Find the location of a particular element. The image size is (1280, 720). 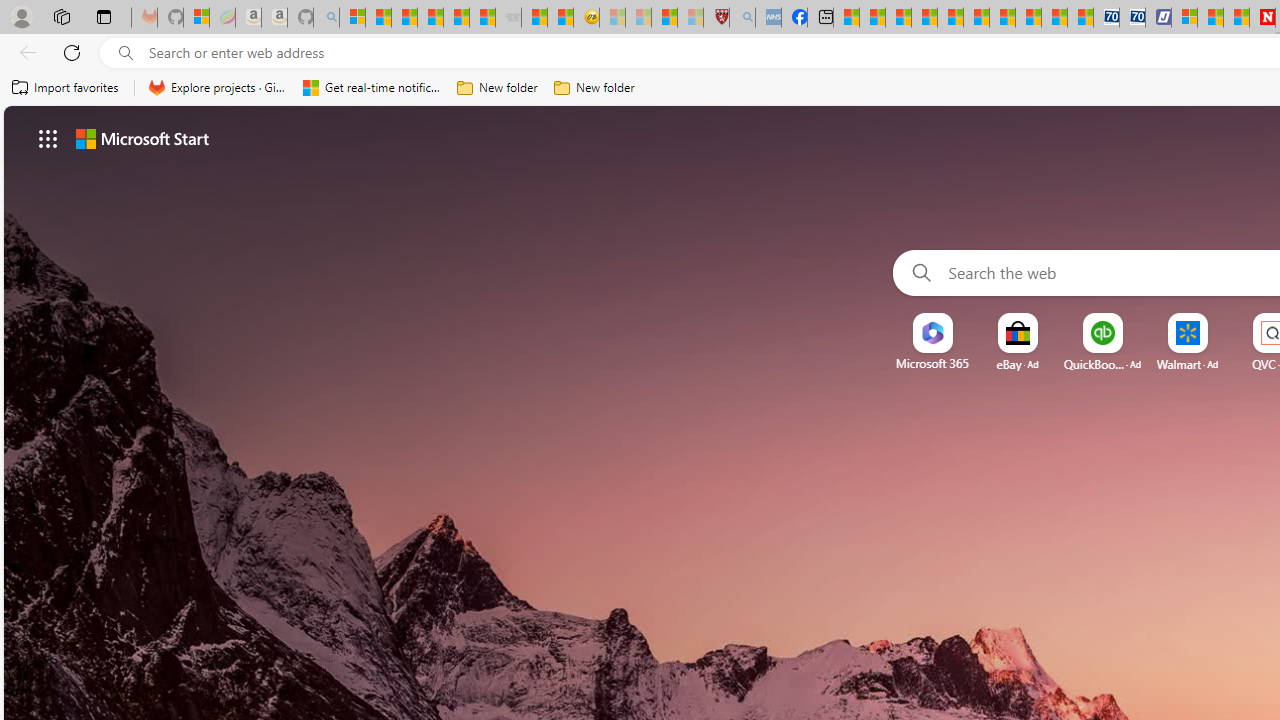

'NCL Adult Asthma Inhaler Choice Guideline - Sleeping' is located at coordinates (767, 17).